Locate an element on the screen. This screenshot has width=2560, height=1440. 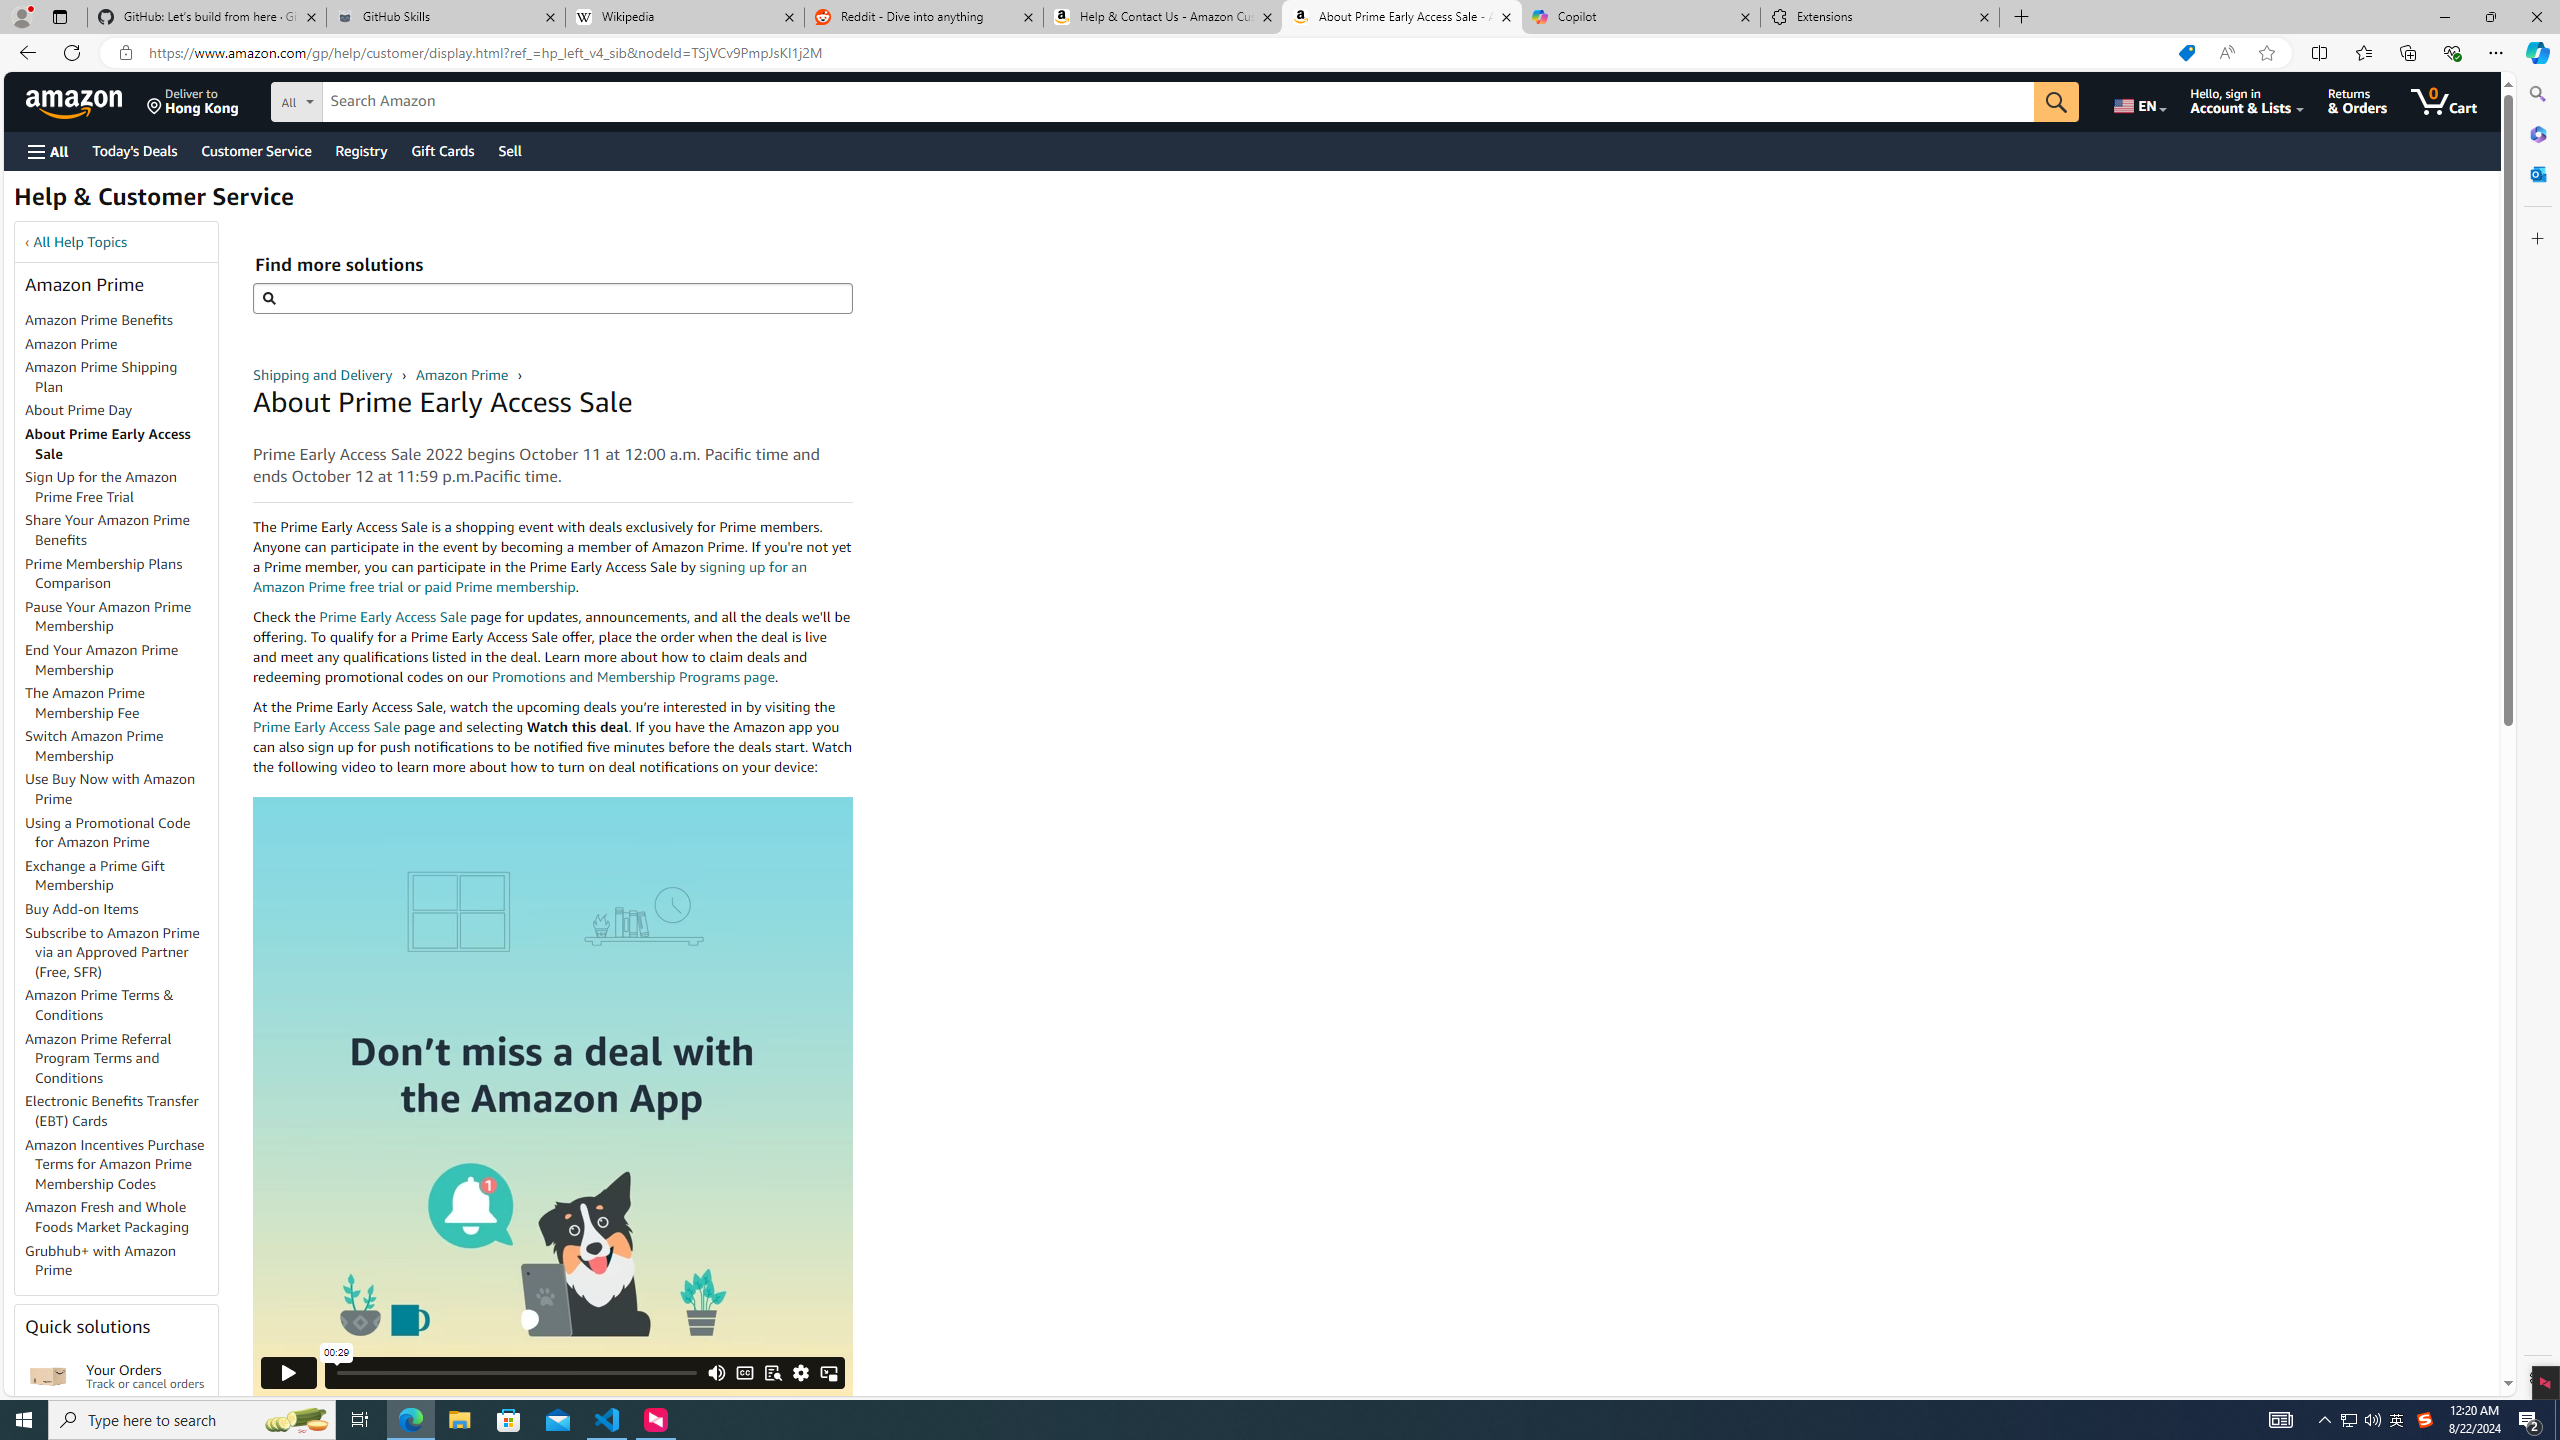
'Grubhub+ with Amazon Prime' is located at coordinates (121, 1260).